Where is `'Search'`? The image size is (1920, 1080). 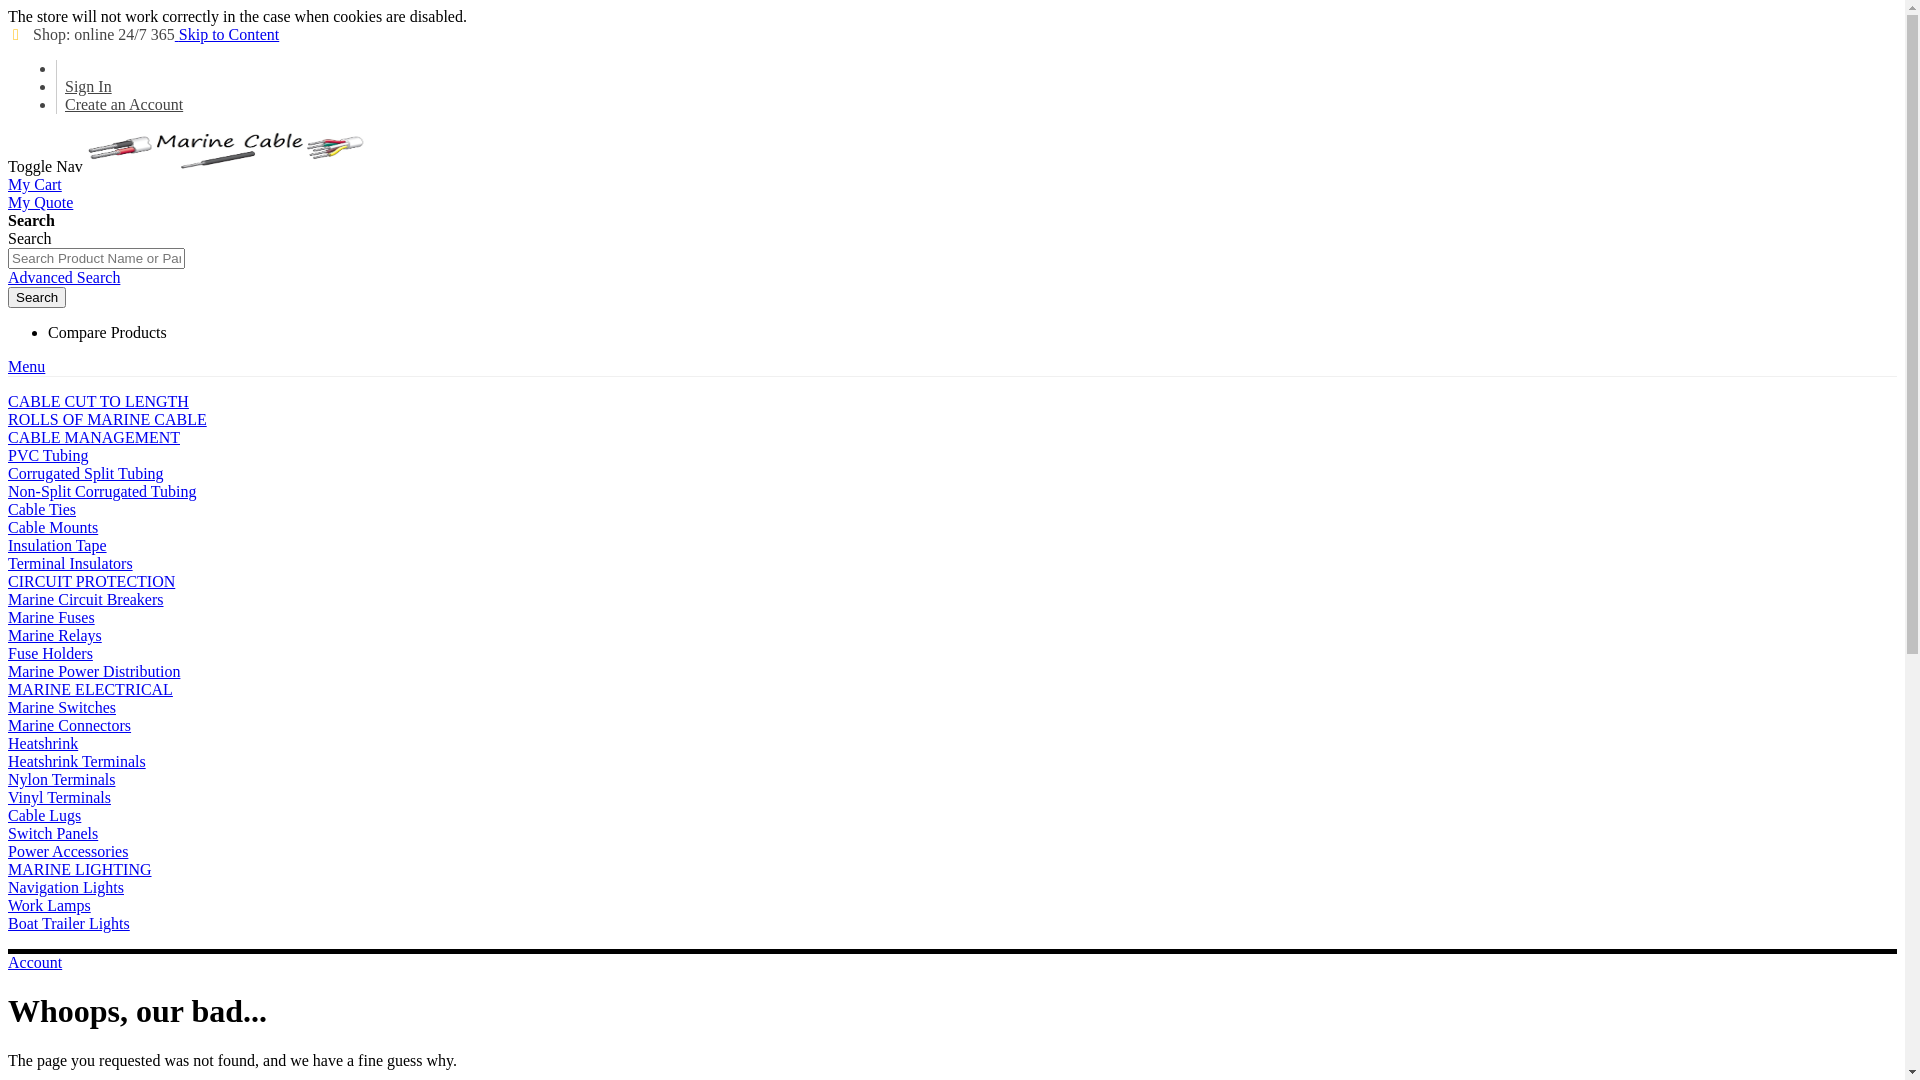 'Search' is located at coordinates (8, 297).